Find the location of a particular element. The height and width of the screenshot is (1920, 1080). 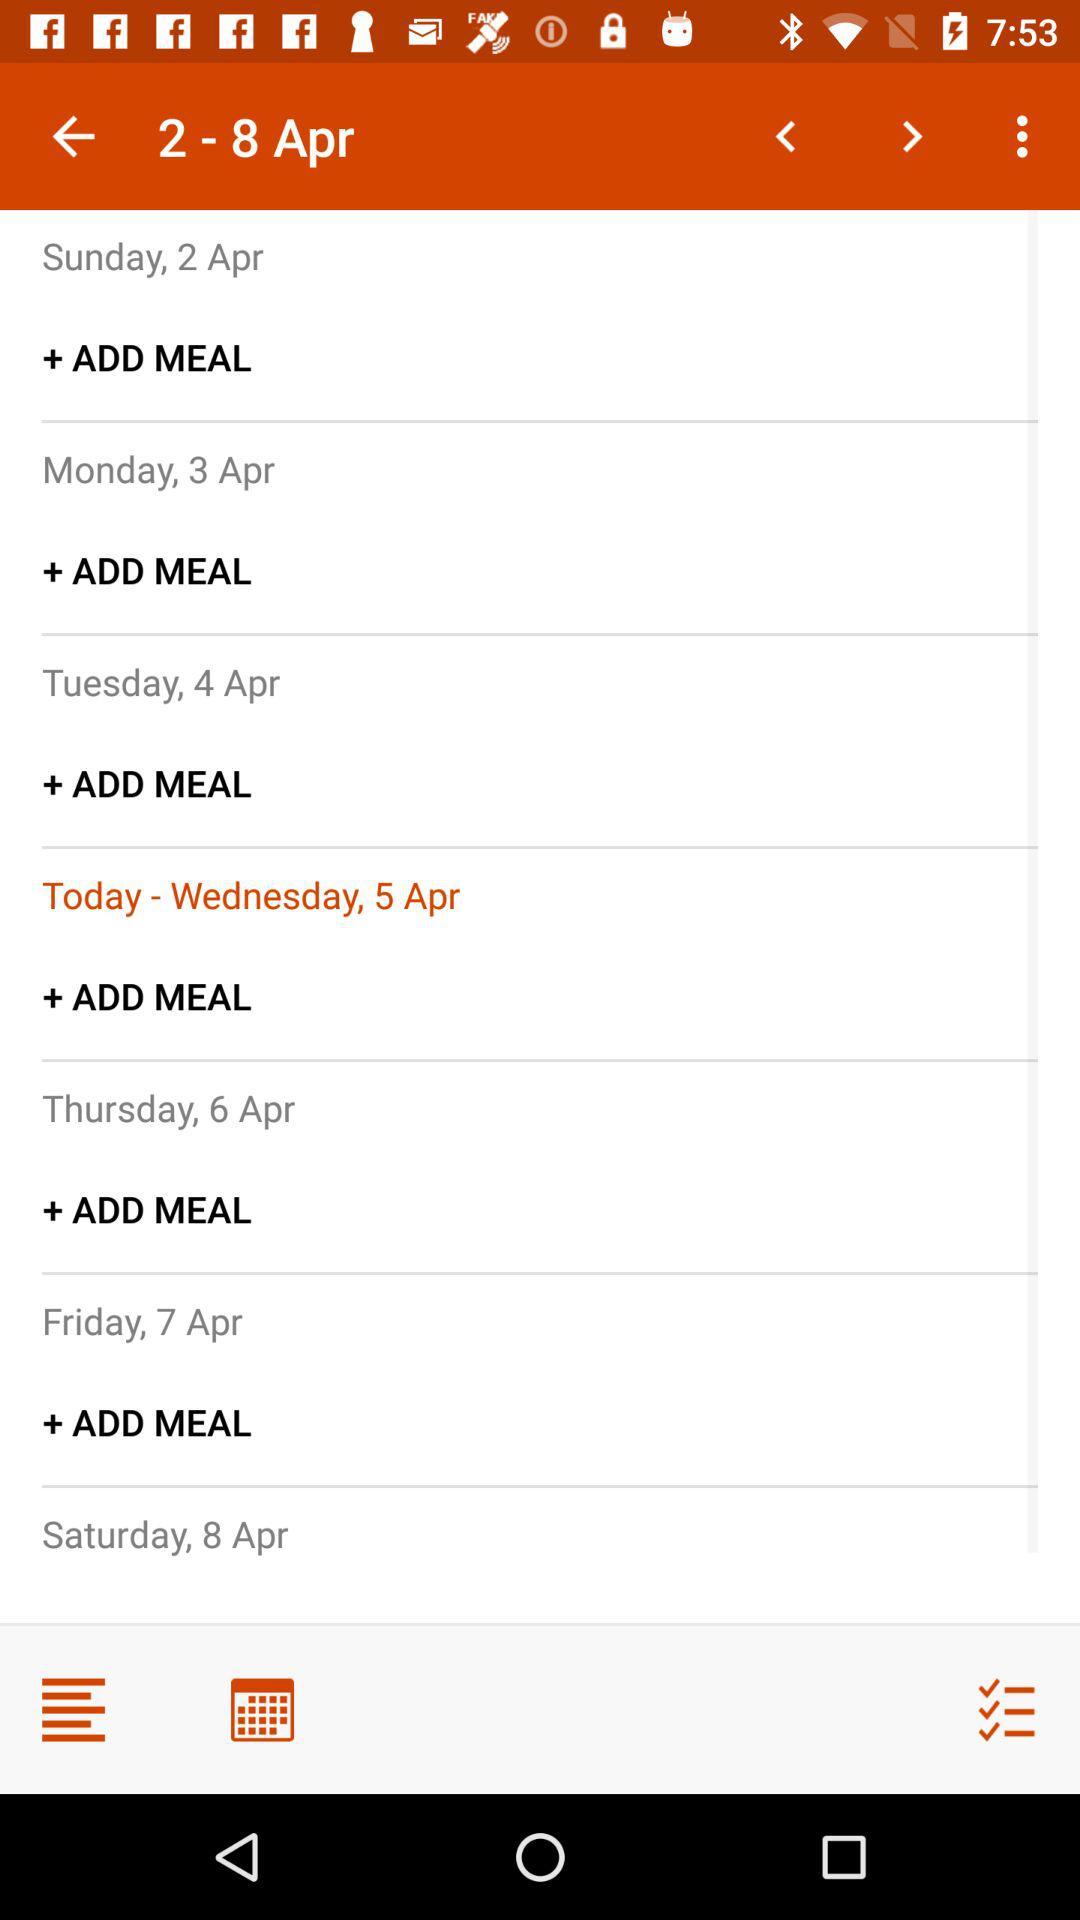

app next to the 2 - 8 apr icon is located at coordinates (72, 135).